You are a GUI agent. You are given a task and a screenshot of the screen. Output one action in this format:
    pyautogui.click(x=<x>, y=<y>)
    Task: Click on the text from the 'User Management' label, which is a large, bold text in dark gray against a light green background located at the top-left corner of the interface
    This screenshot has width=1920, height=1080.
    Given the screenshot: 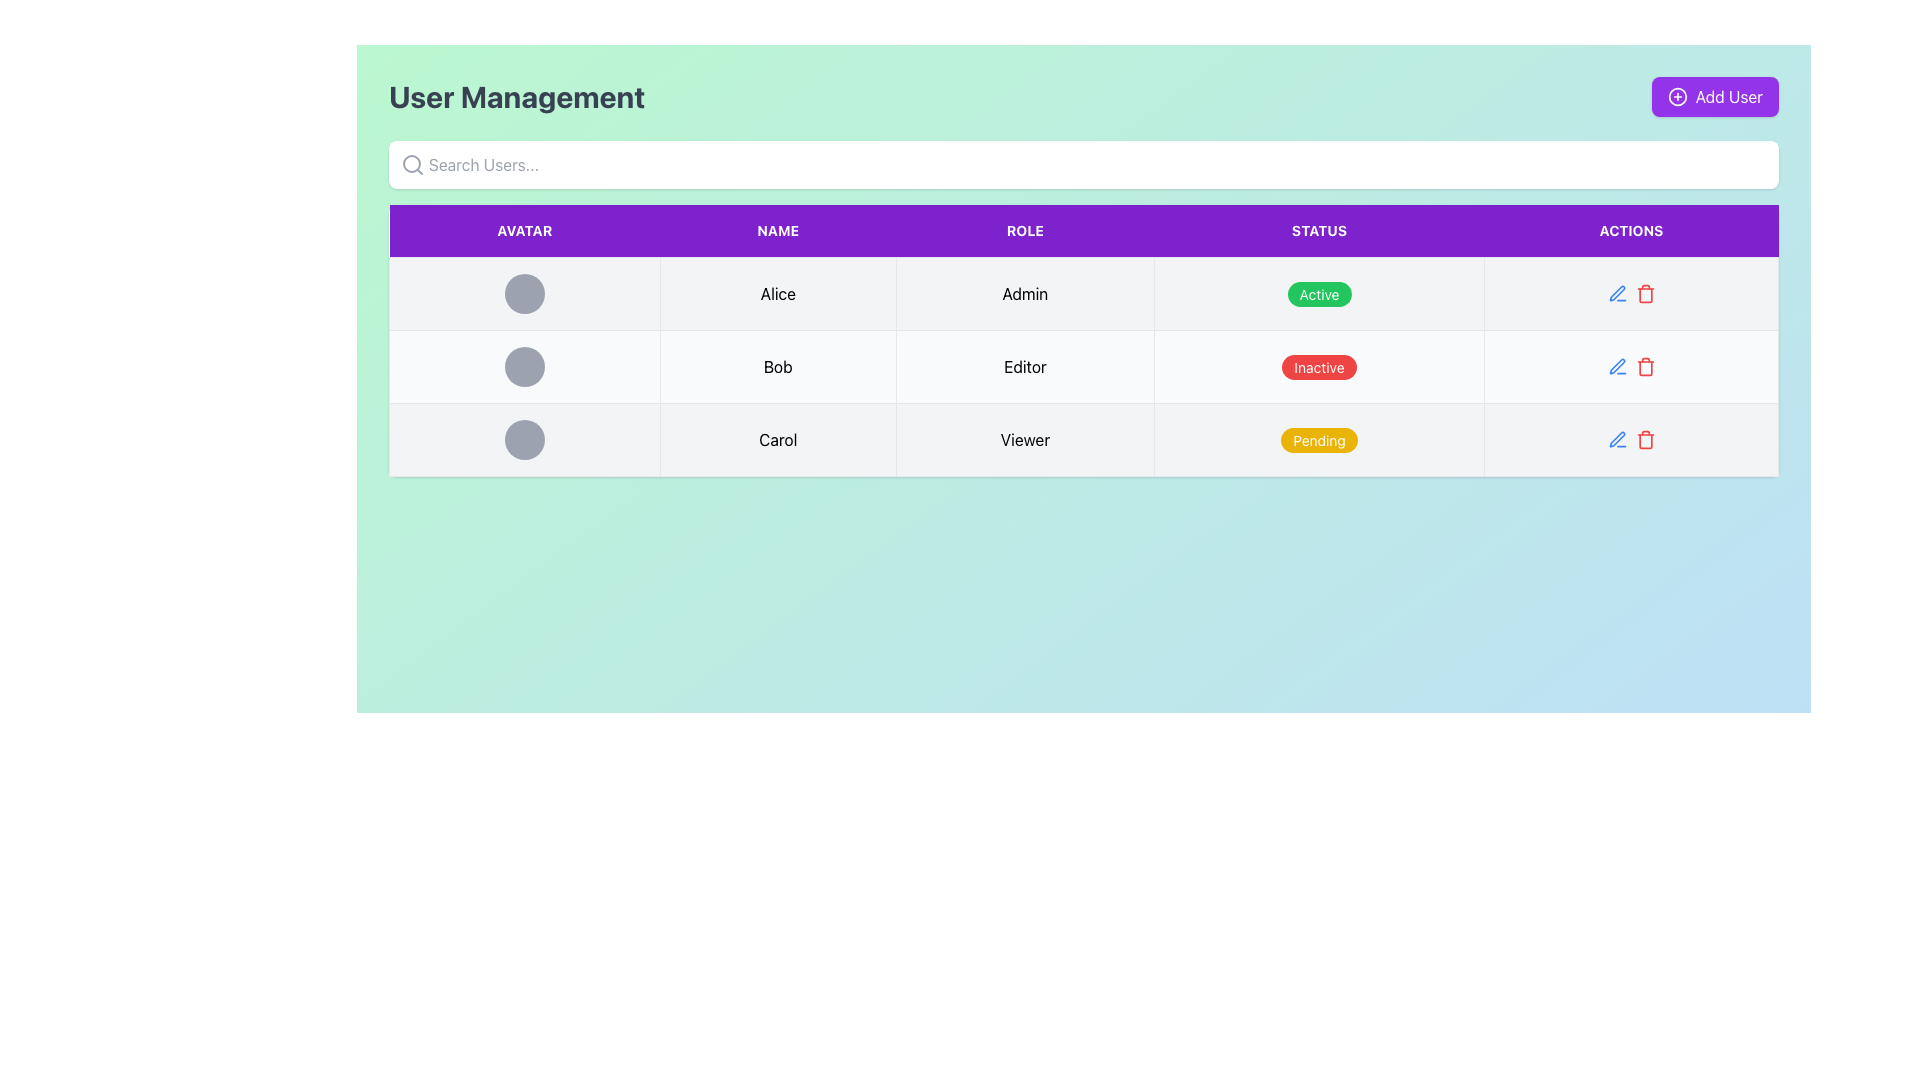 What is the action you would take?
    pyautogui.click(x=517, y=96)
    